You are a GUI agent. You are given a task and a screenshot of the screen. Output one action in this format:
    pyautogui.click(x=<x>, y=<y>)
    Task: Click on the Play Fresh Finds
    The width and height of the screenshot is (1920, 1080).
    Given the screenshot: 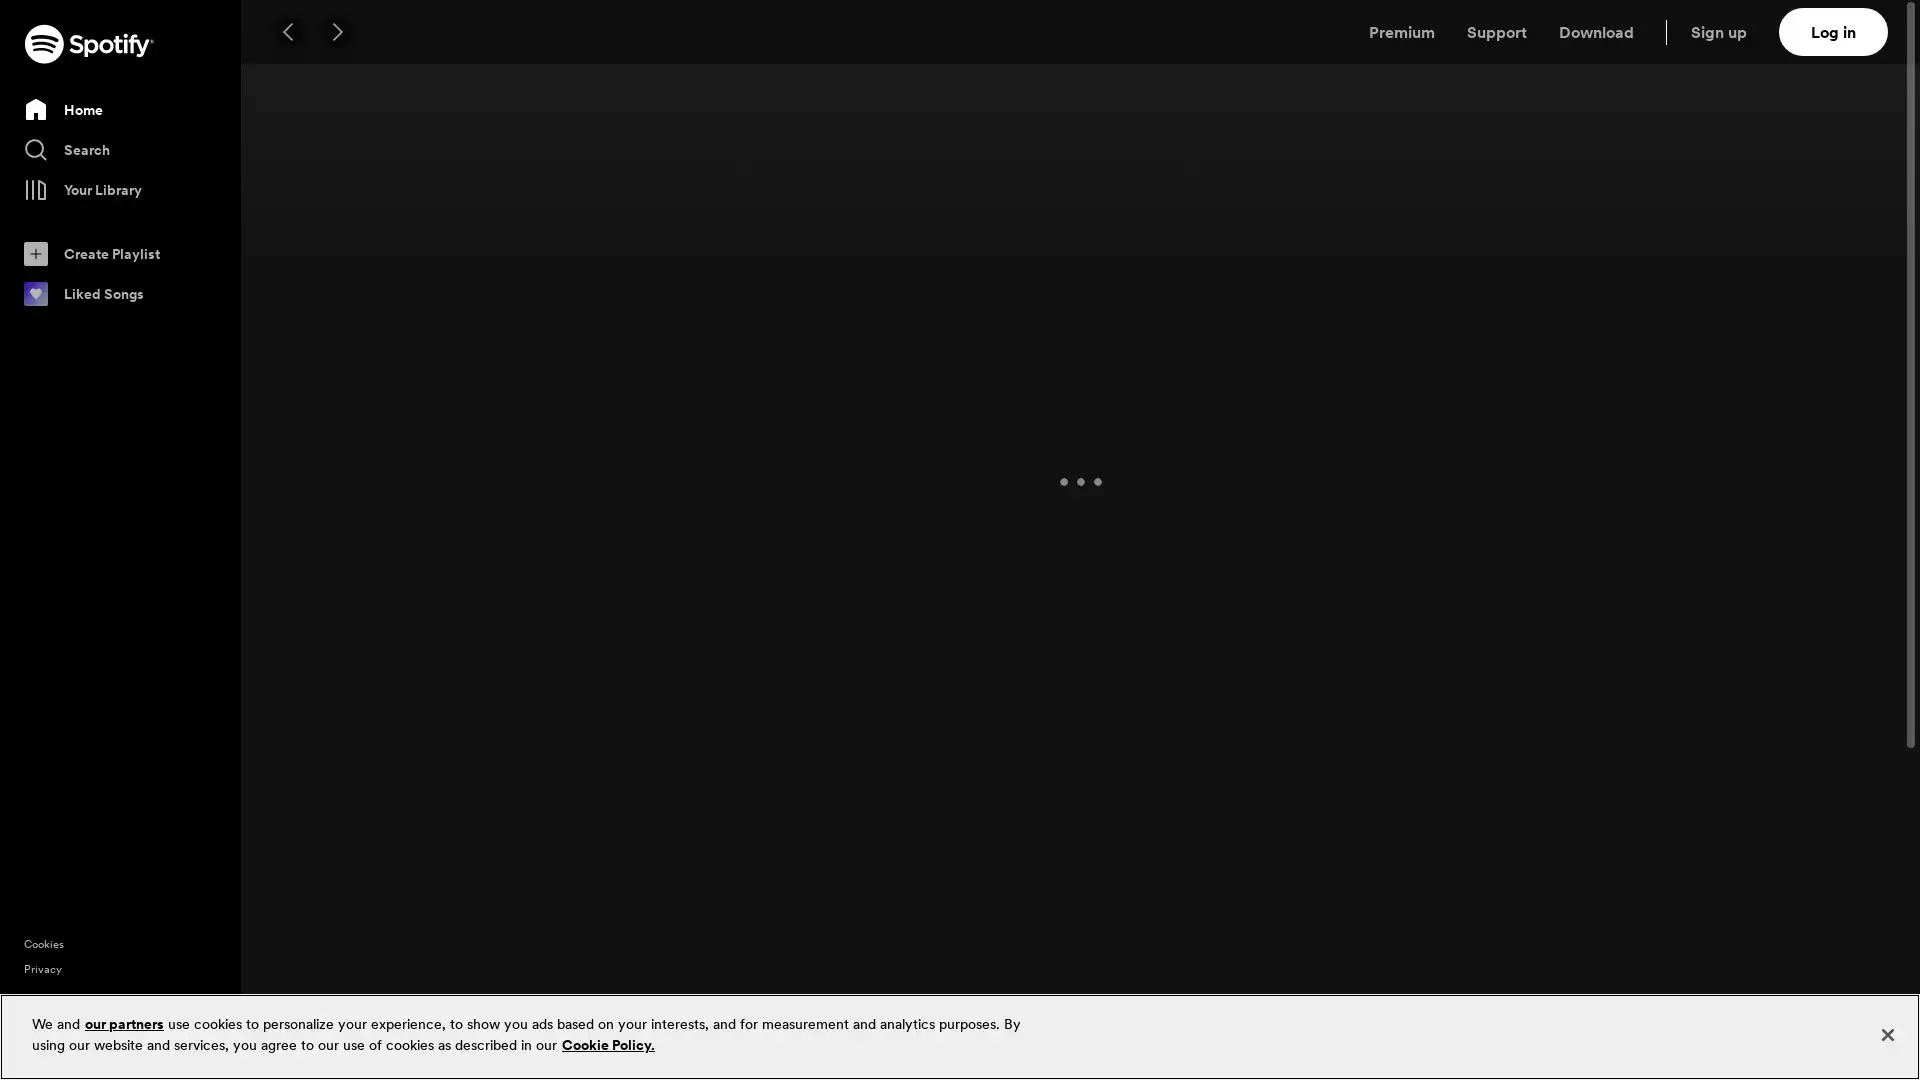 What is the action you would take?
    pyautogui.click(x=403, y=277)
    